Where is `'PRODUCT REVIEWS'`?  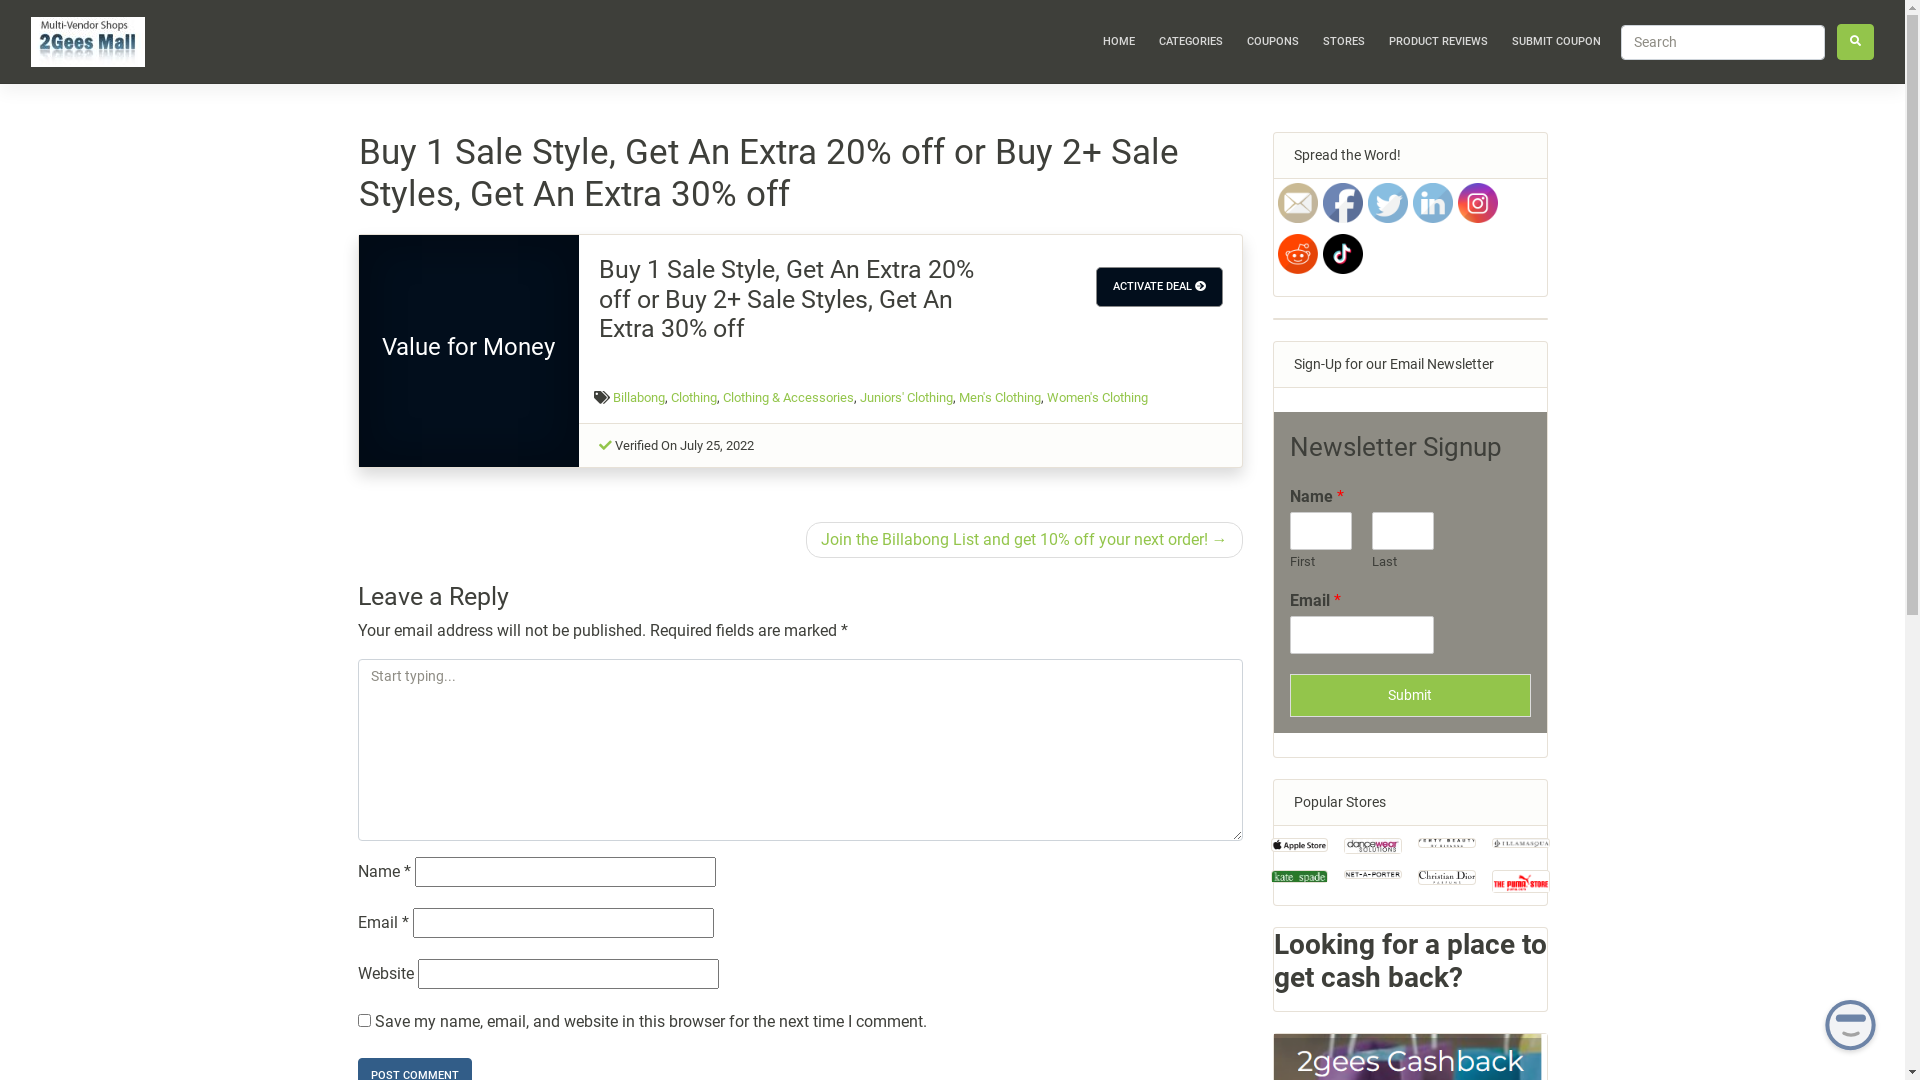
'PRODUCT REVIEWS' is located at coordinates (1380, 42).